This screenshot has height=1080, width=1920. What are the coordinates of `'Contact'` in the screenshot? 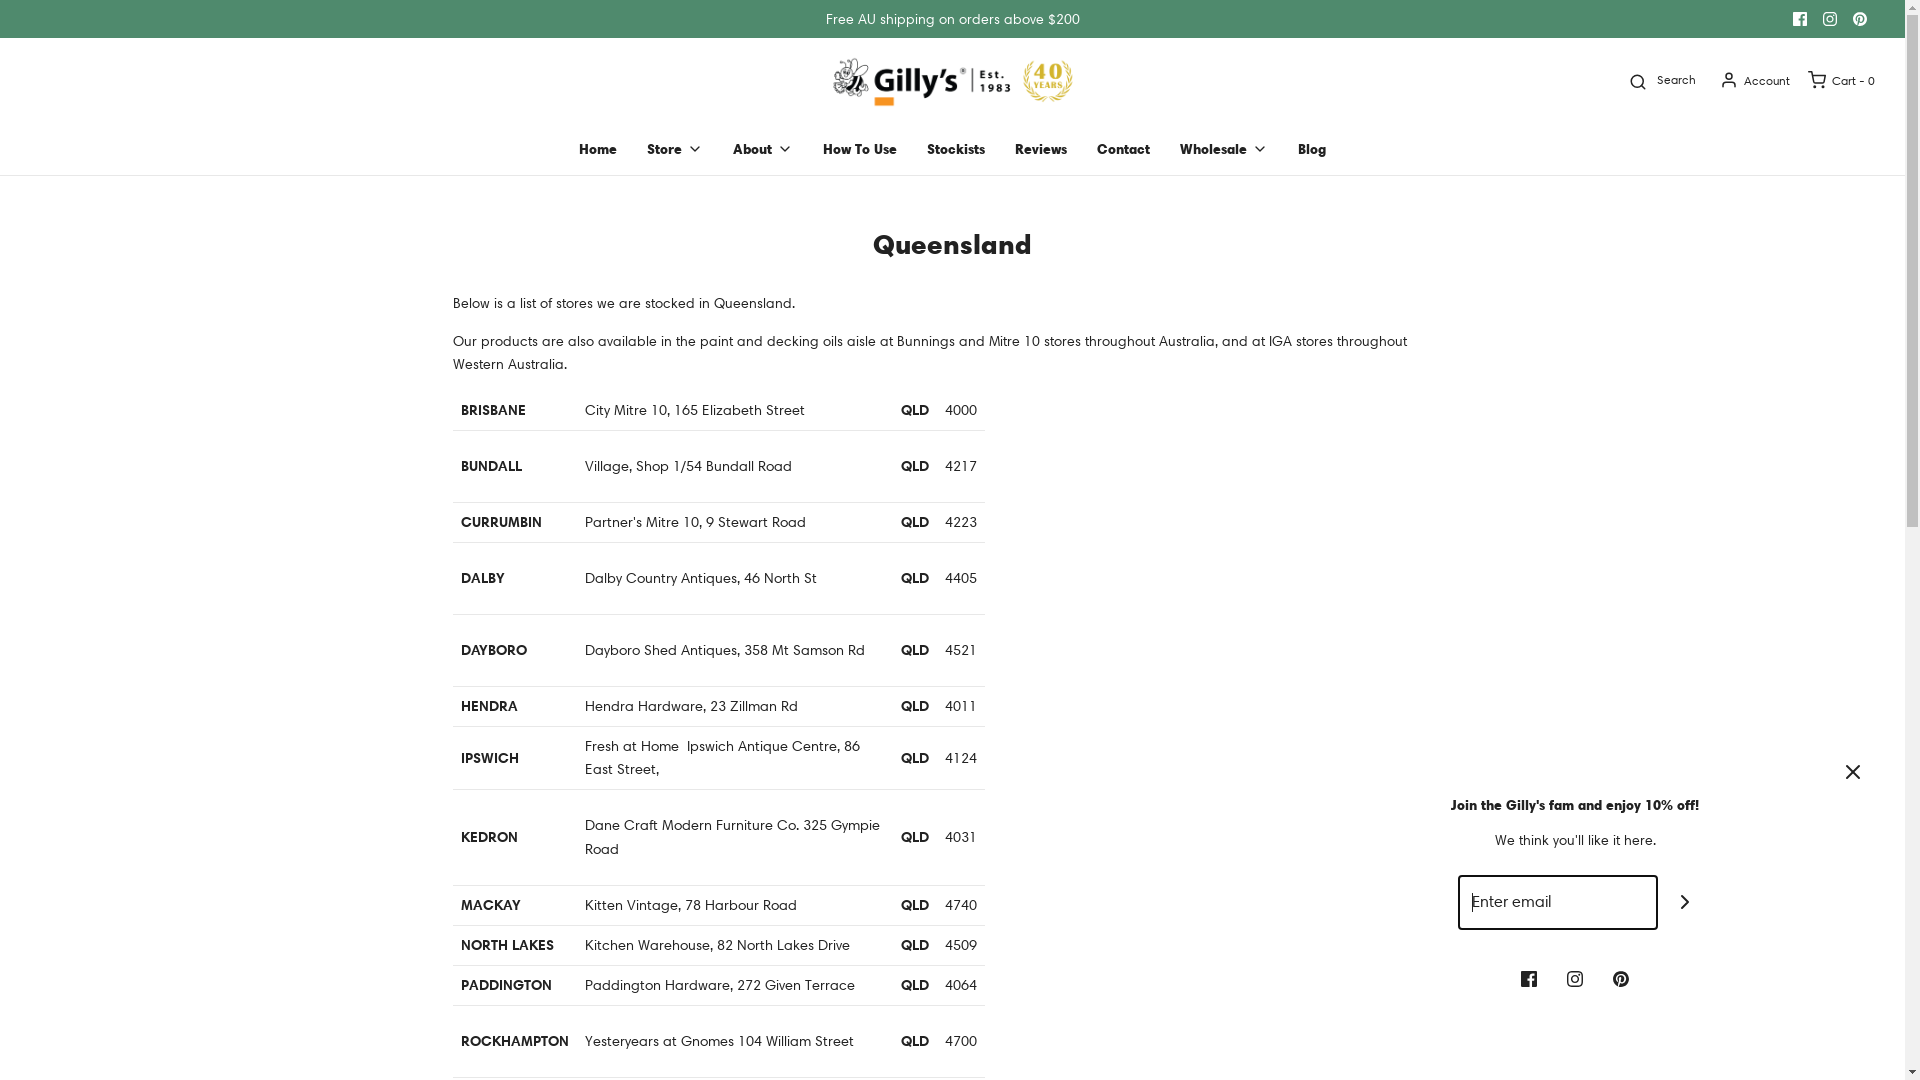 It's located at (1123, 148).